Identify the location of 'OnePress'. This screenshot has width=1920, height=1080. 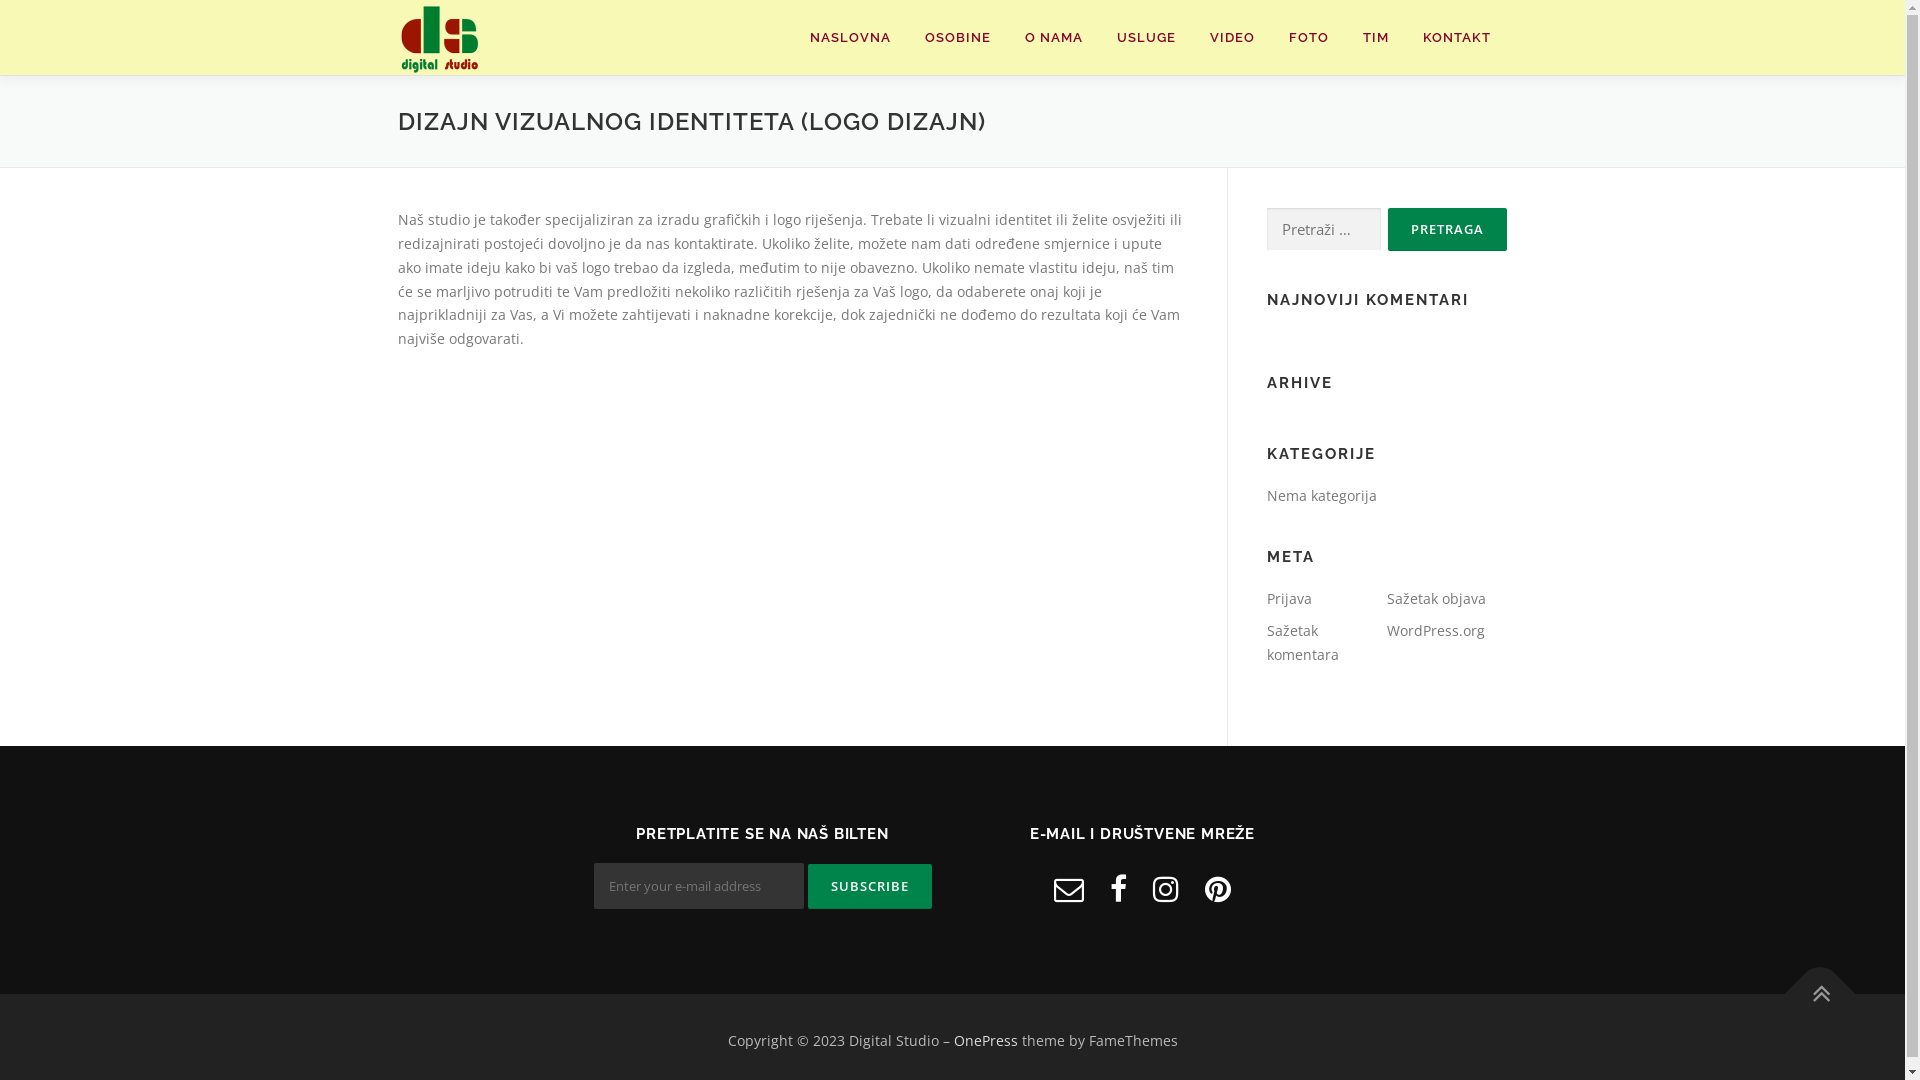
(953, 1039).